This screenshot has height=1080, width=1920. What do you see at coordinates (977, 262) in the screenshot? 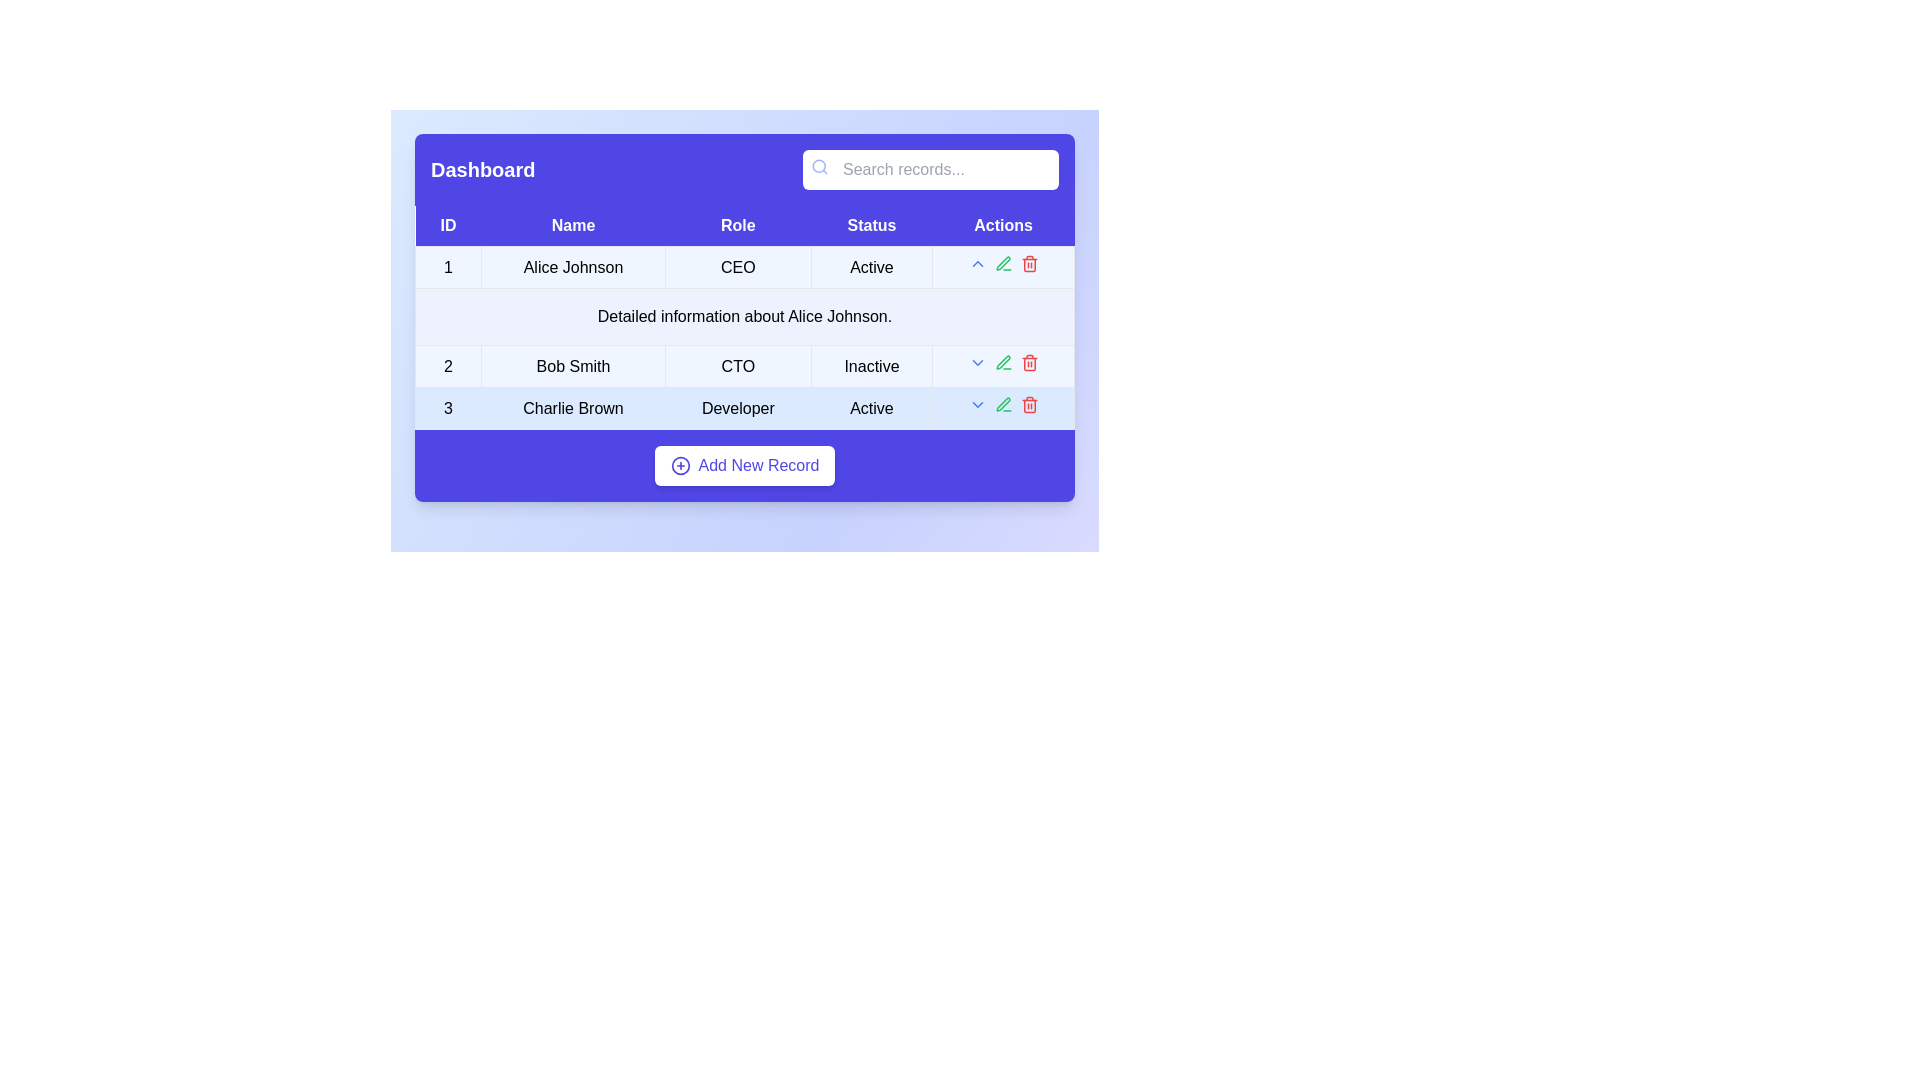
I see `the upward-pointing chevron icon styled with a blue color scheme located in the 'Actions' column of the first row of the table` at bounding box center [977, 262].